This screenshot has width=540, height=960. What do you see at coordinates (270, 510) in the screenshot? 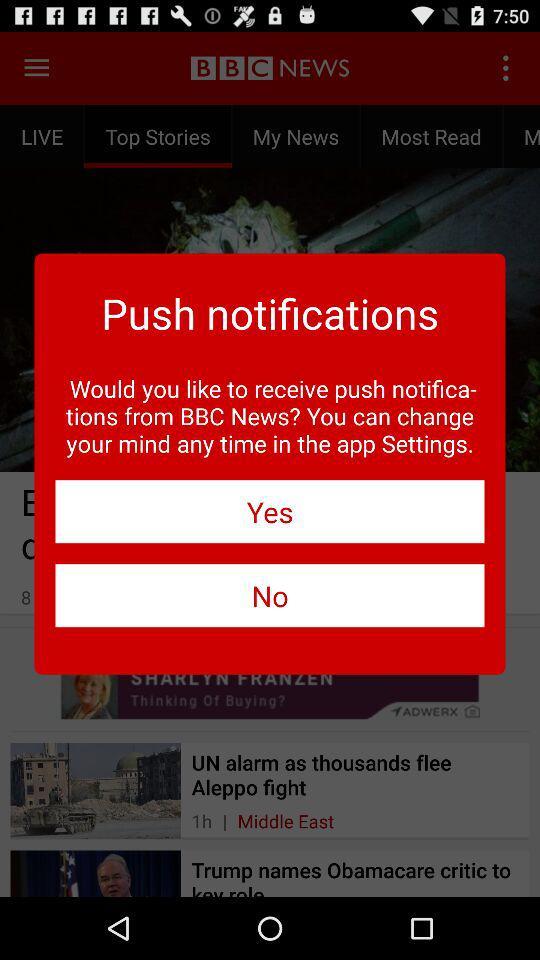
I see `yes icon` at bounding box center [270, 510].